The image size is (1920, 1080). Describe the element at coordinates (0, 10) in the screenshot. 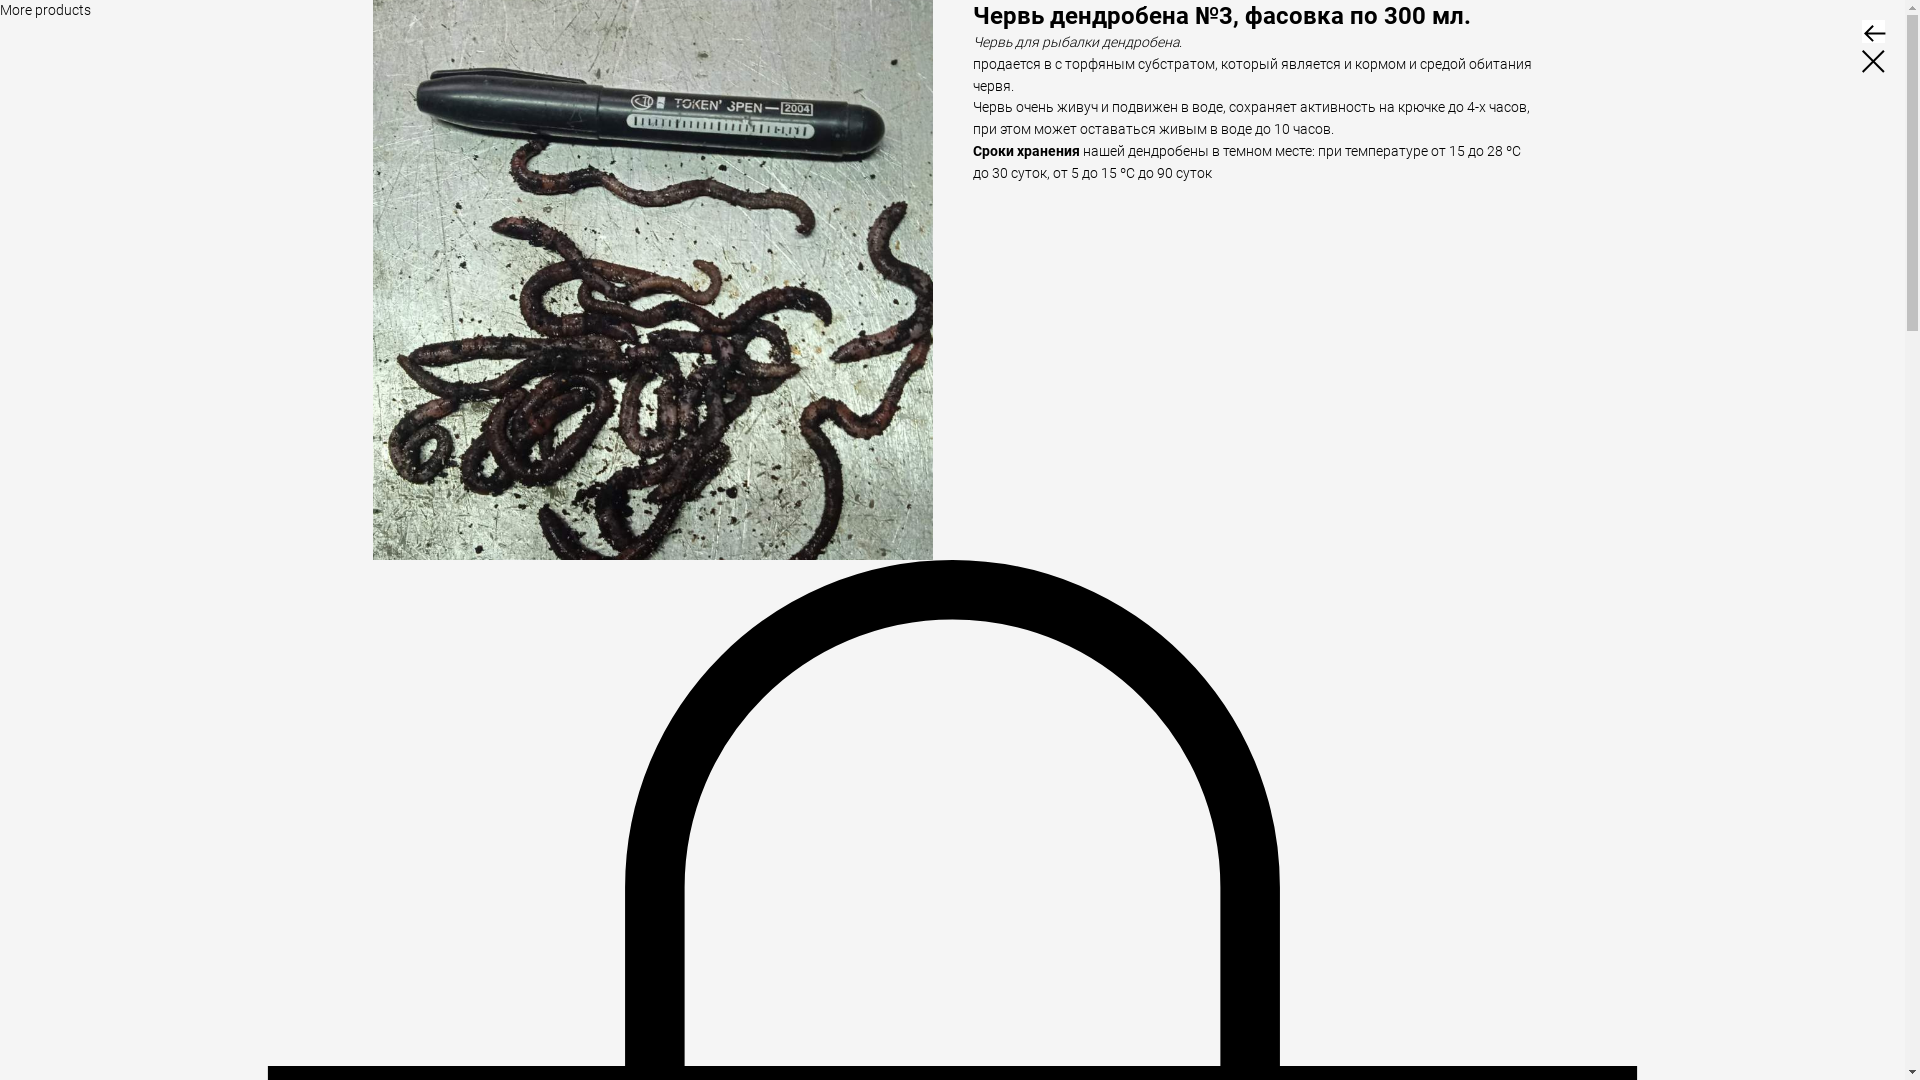

I see `'More products'` at that location.